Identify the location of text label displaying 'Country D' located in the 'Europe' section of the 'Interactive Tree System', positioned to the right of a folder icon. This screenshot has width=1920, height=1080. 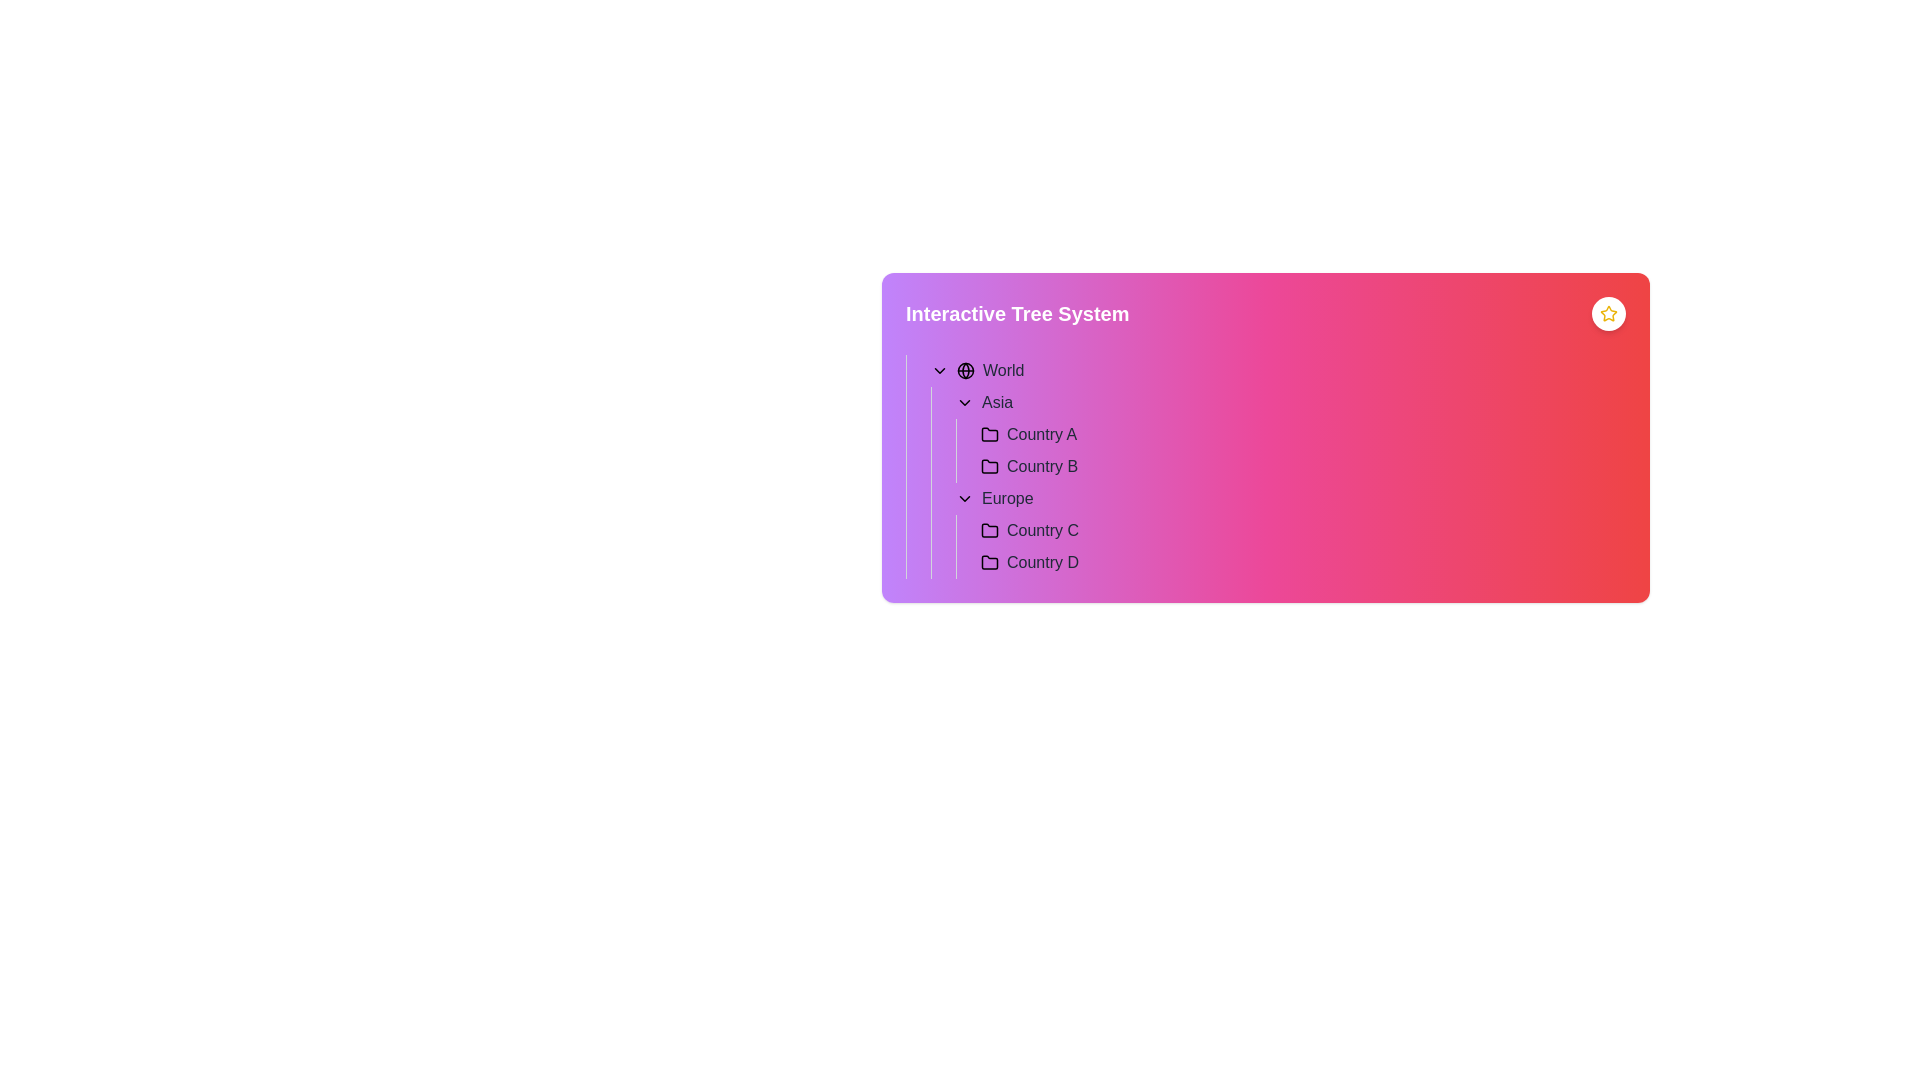
(1041, 563).